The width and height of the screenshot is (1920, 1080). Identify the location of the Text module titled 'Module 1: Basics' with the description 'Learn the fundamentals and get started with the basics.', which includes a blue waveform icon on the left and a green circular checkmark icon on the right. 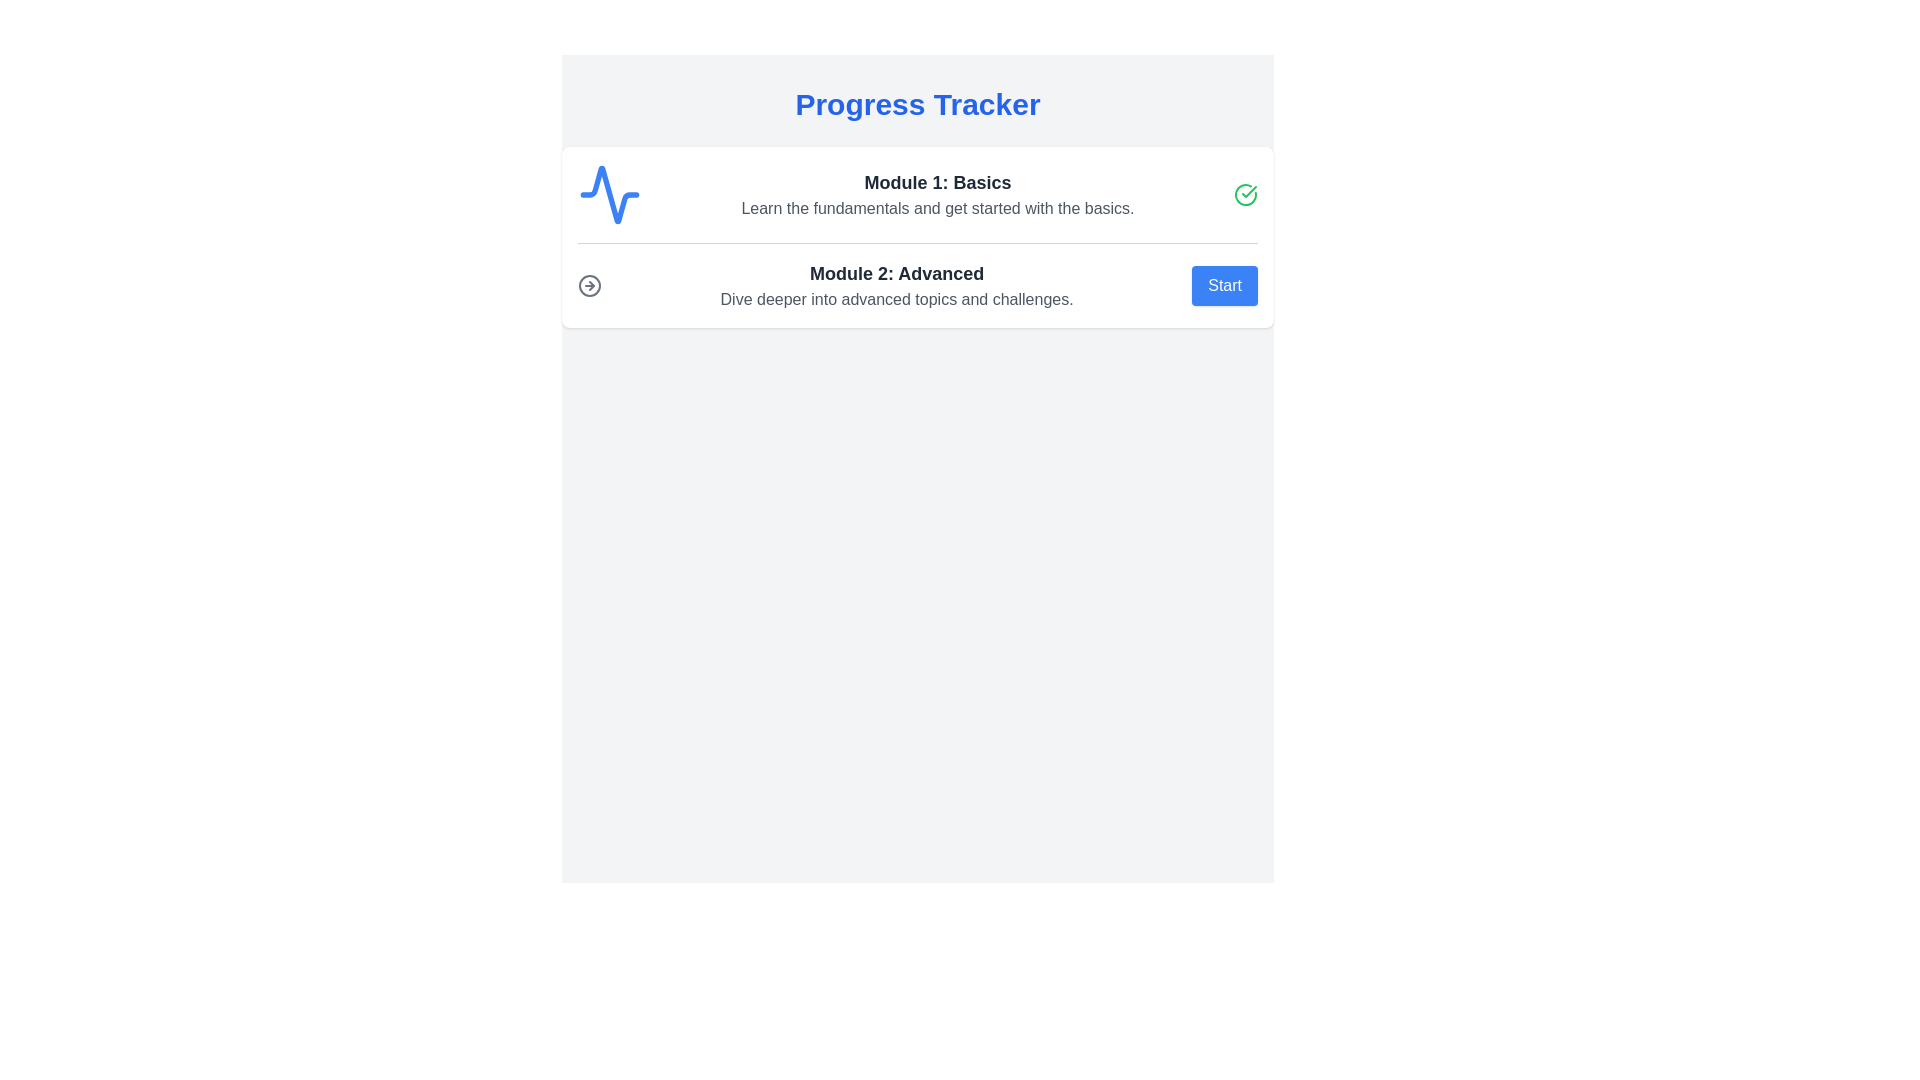
(916, 195).